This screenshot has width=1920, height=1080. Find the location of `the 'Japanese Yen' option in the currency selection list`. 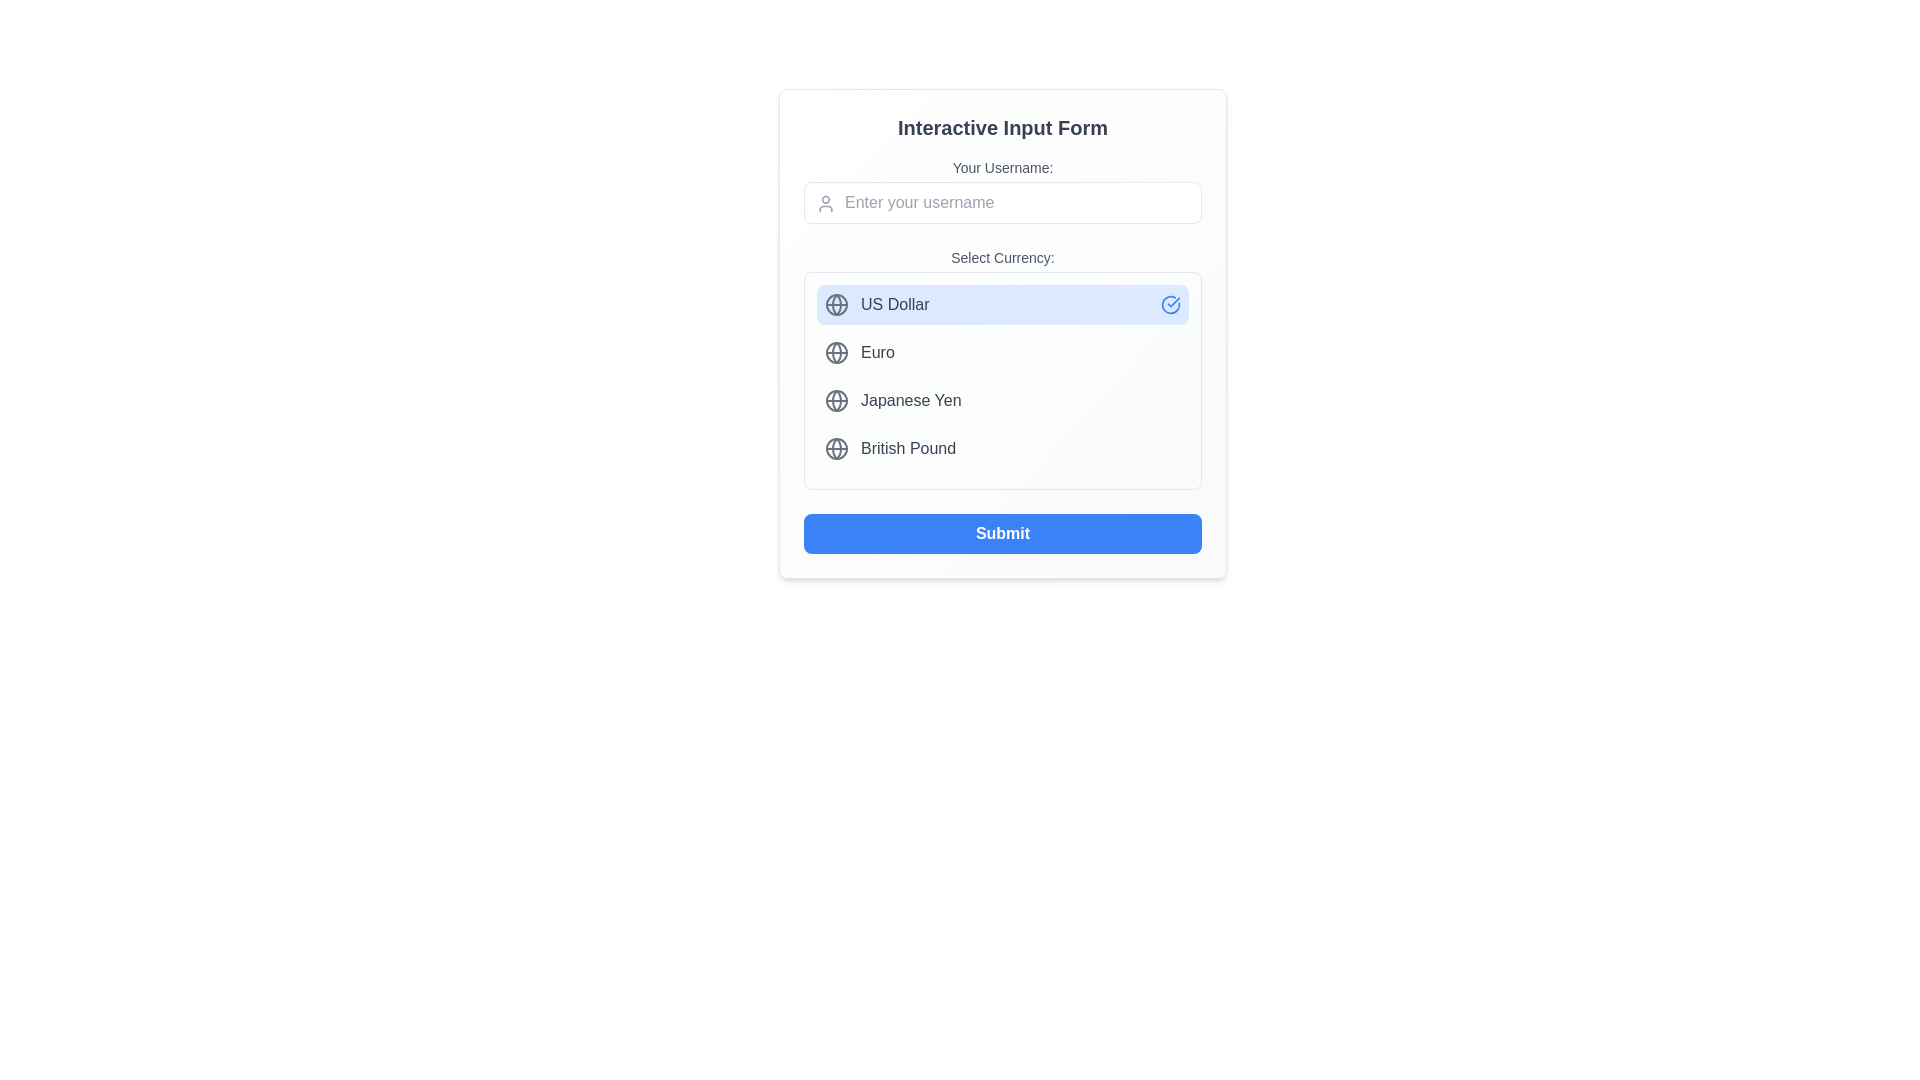

the 'Japanese Yen' option in the currency selection list is located at coordinates (1003, 381).